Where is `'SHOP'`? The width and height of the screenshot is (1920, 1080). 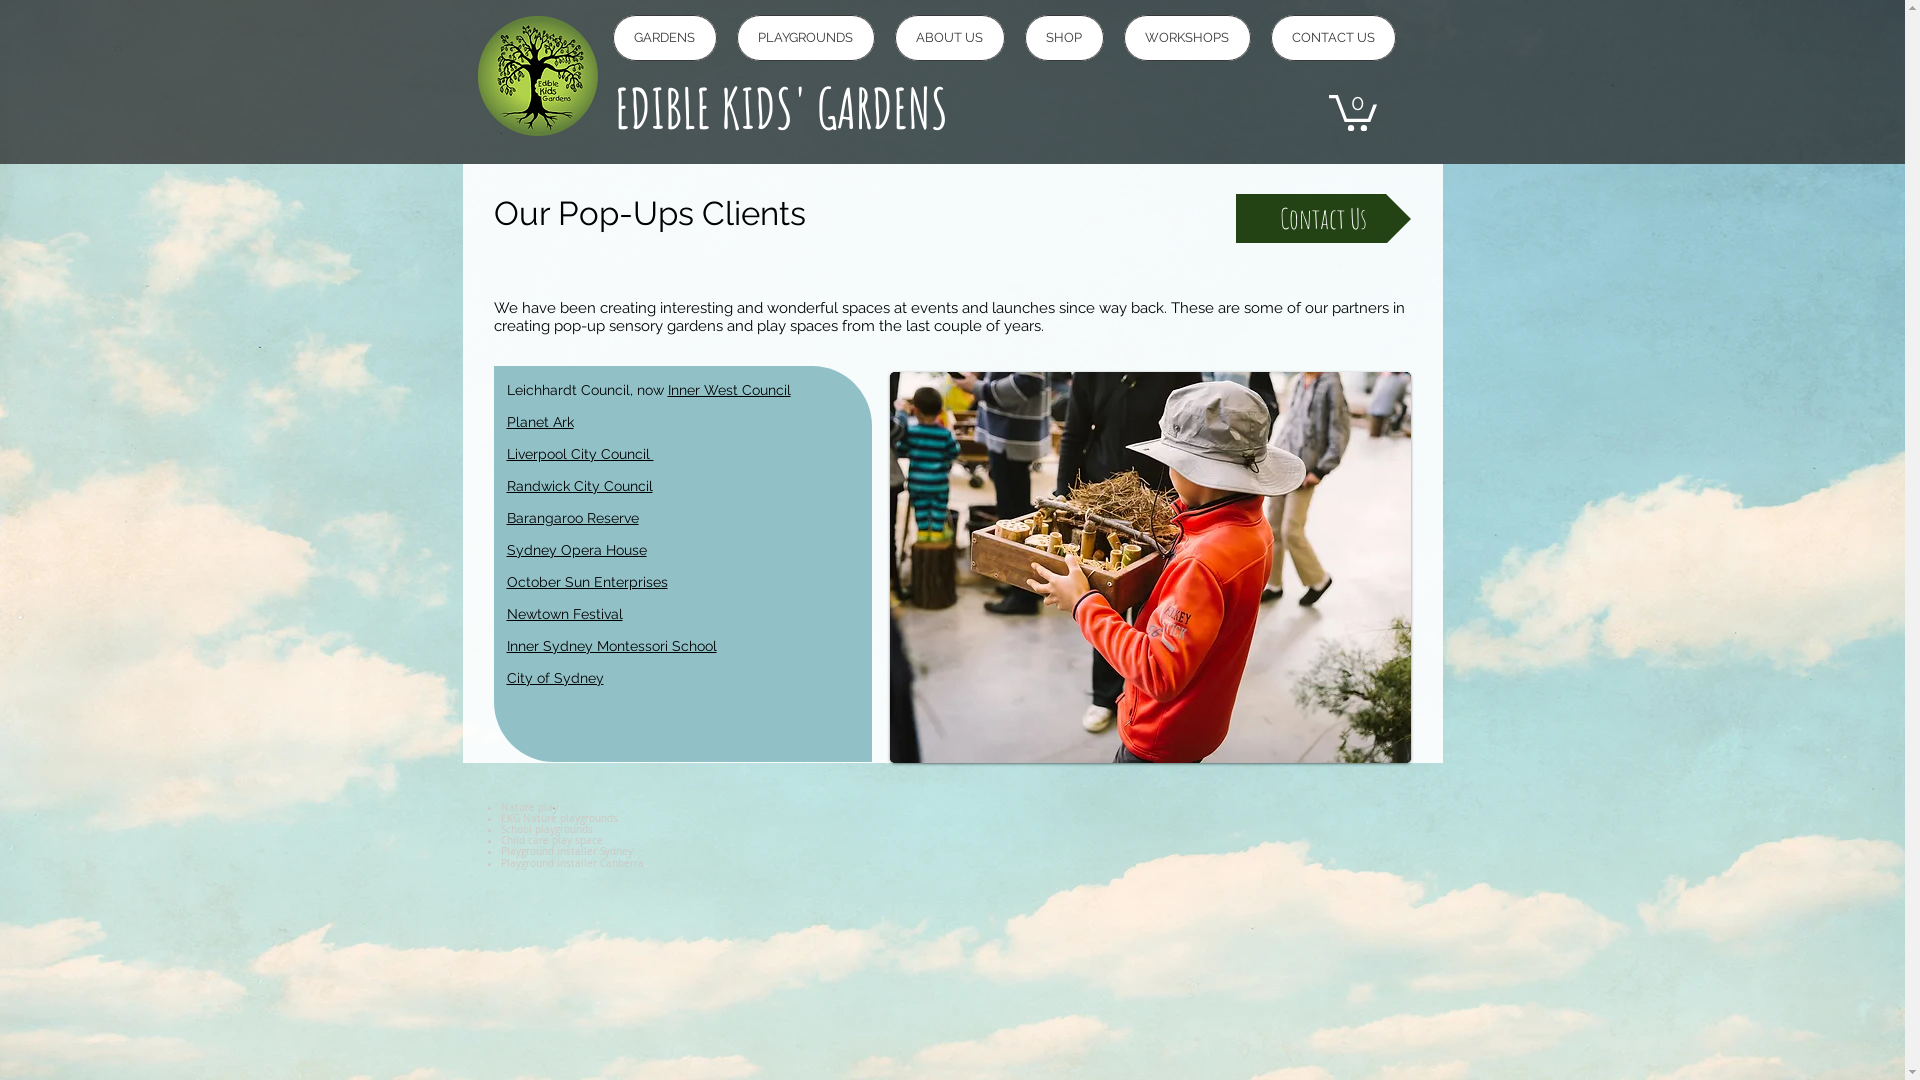 'SHOP' is located at coordinates (1062, 38).